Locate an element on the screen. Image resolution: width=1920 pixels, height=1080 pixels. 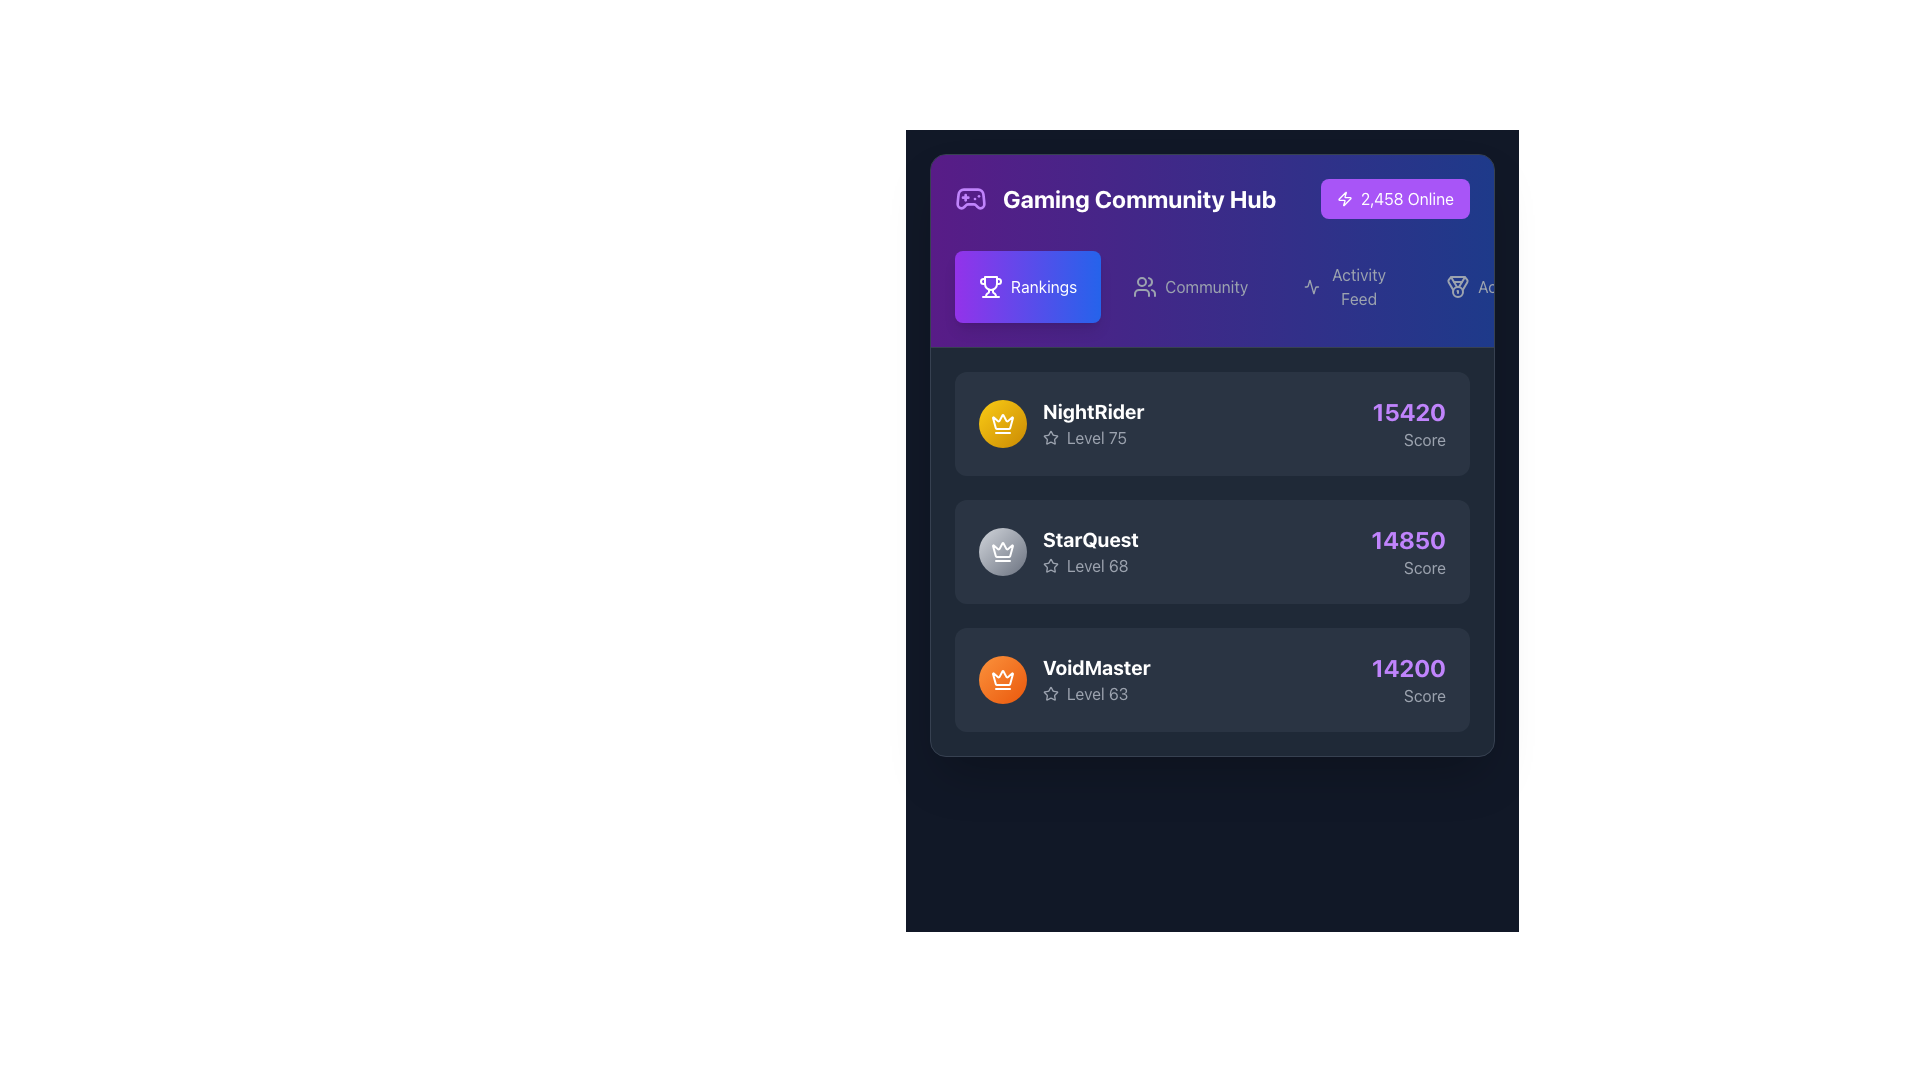
large bold purple number '15420' displayed in the top-right corner of the card labeled 'NightRider' and 'Level 75', which serves as a score indicator is located at coordinates (1408, 411).